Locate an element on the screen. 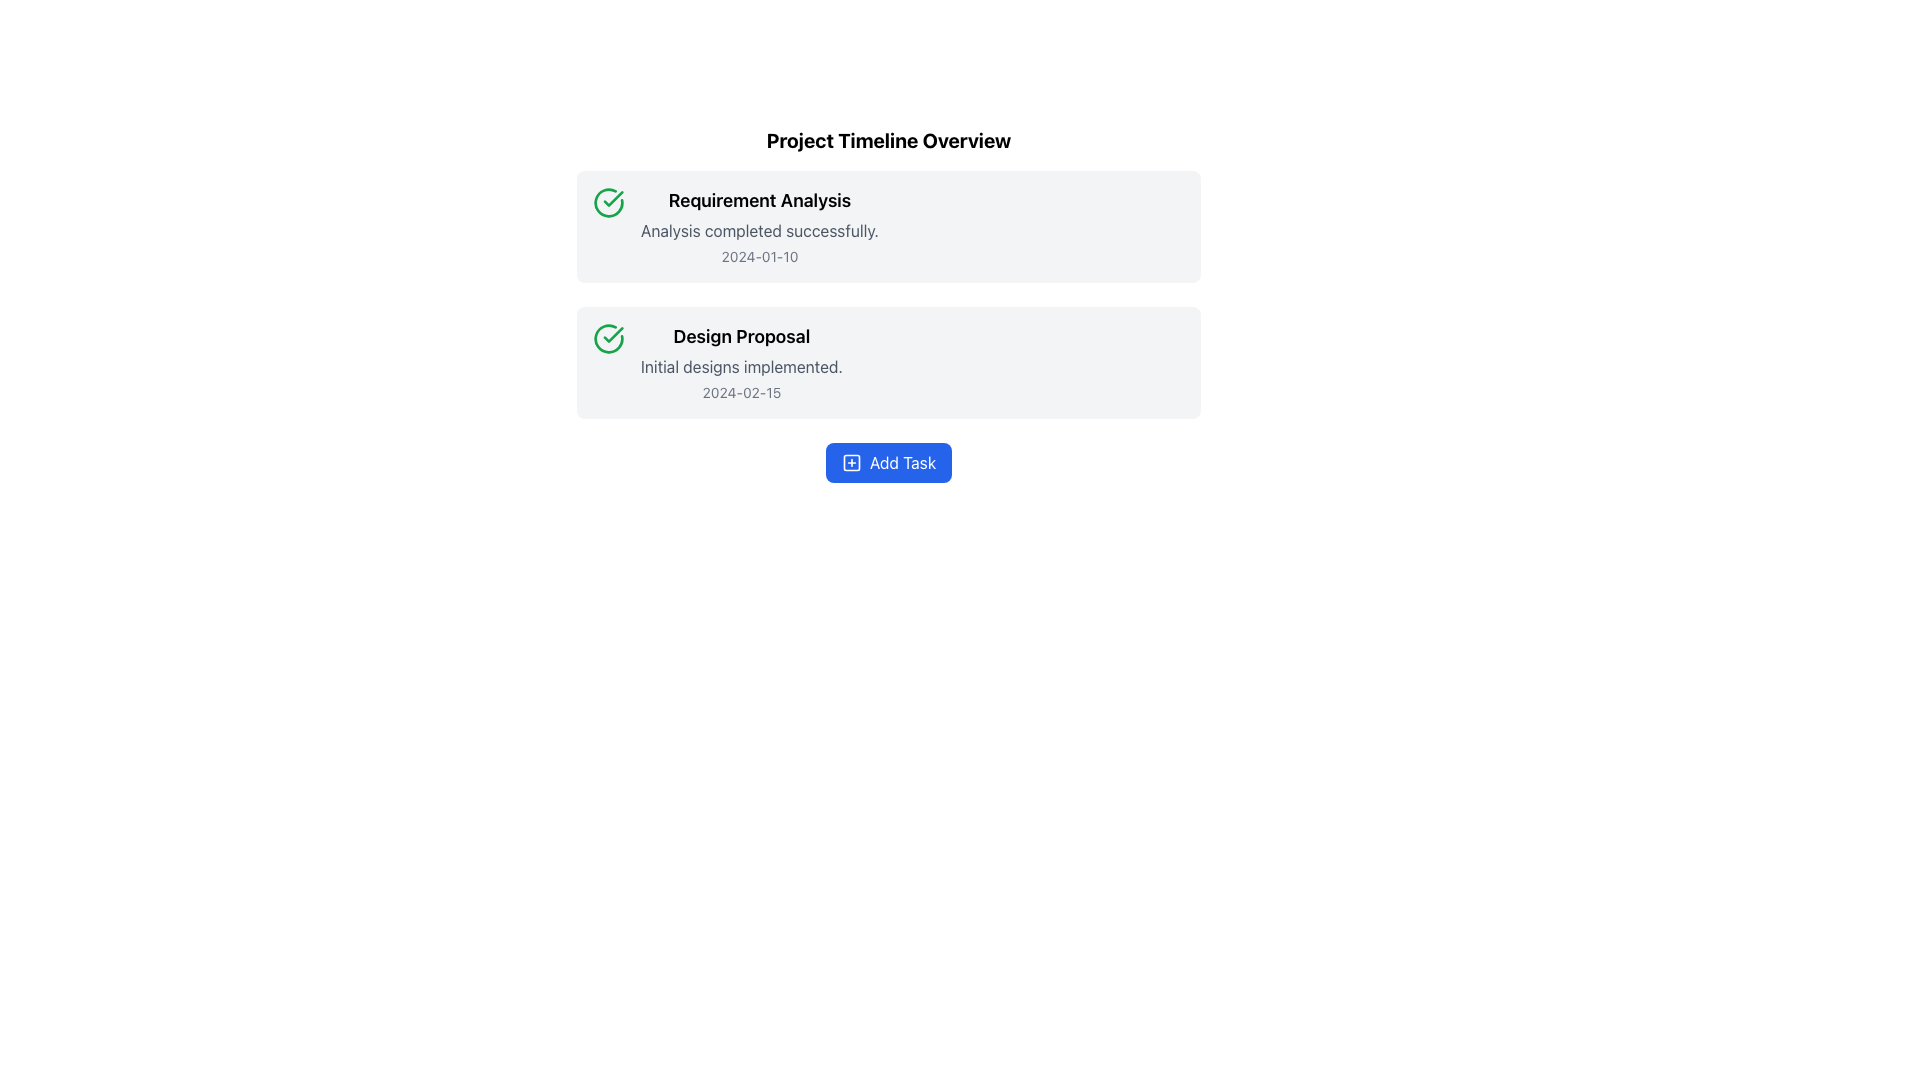  the static text label that provides descriptive information about the 'Design Proposal' project stage, positioned between the header 'Design Proposal' and the date '2024-02-15' is located at coordinates (740, 366).